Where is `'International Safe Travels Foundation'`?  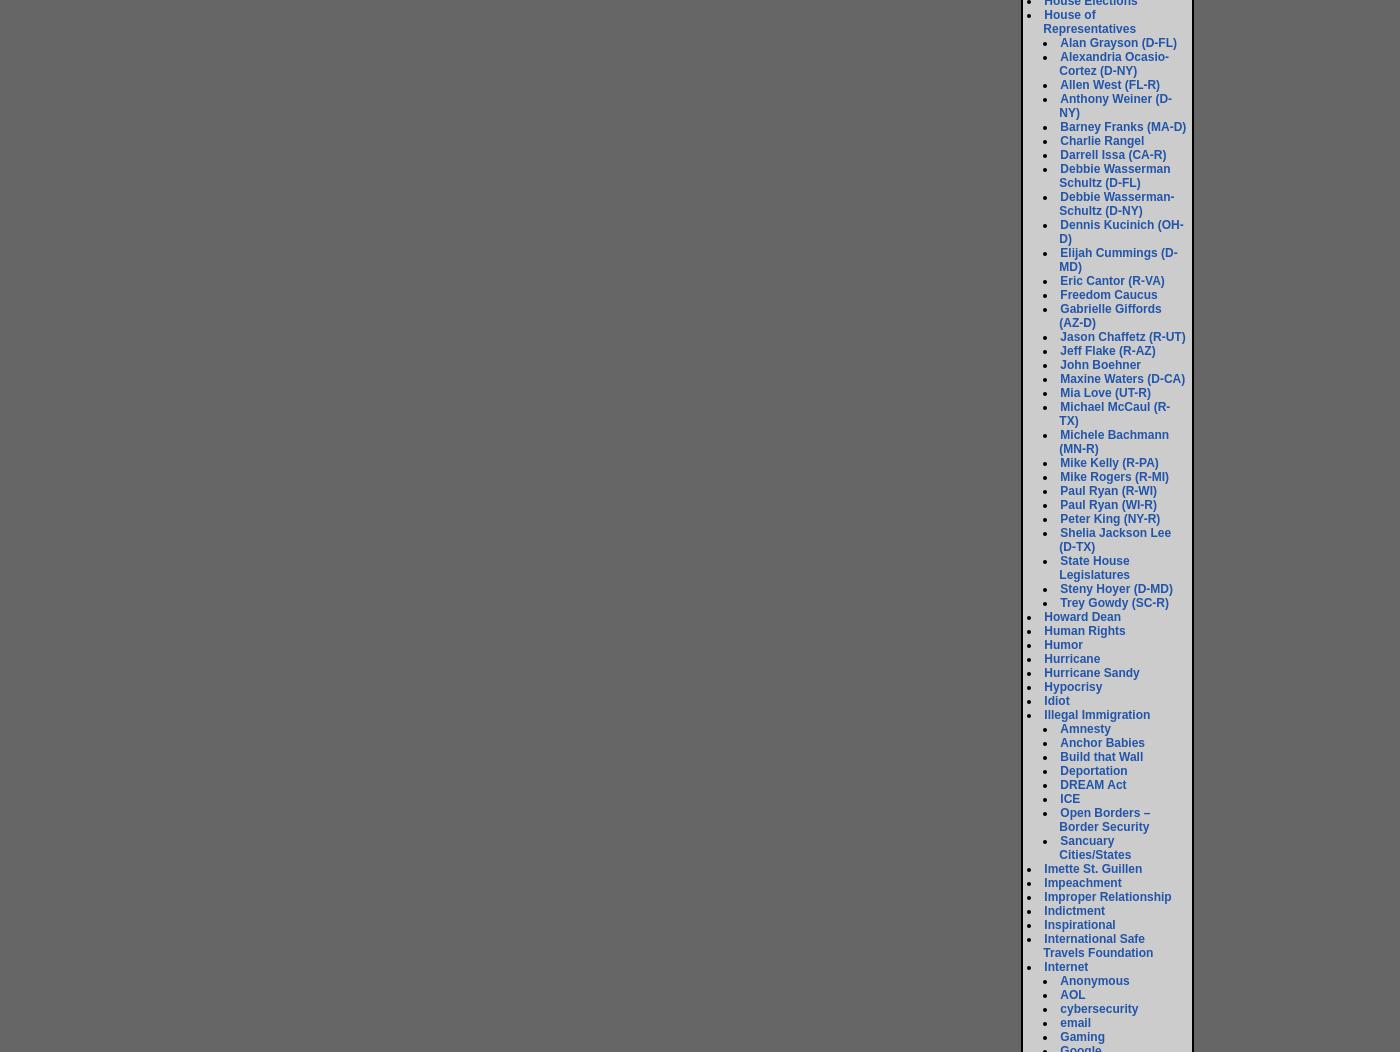 'International Safe Travels Foundation' is located at coordinates (1098, 944).